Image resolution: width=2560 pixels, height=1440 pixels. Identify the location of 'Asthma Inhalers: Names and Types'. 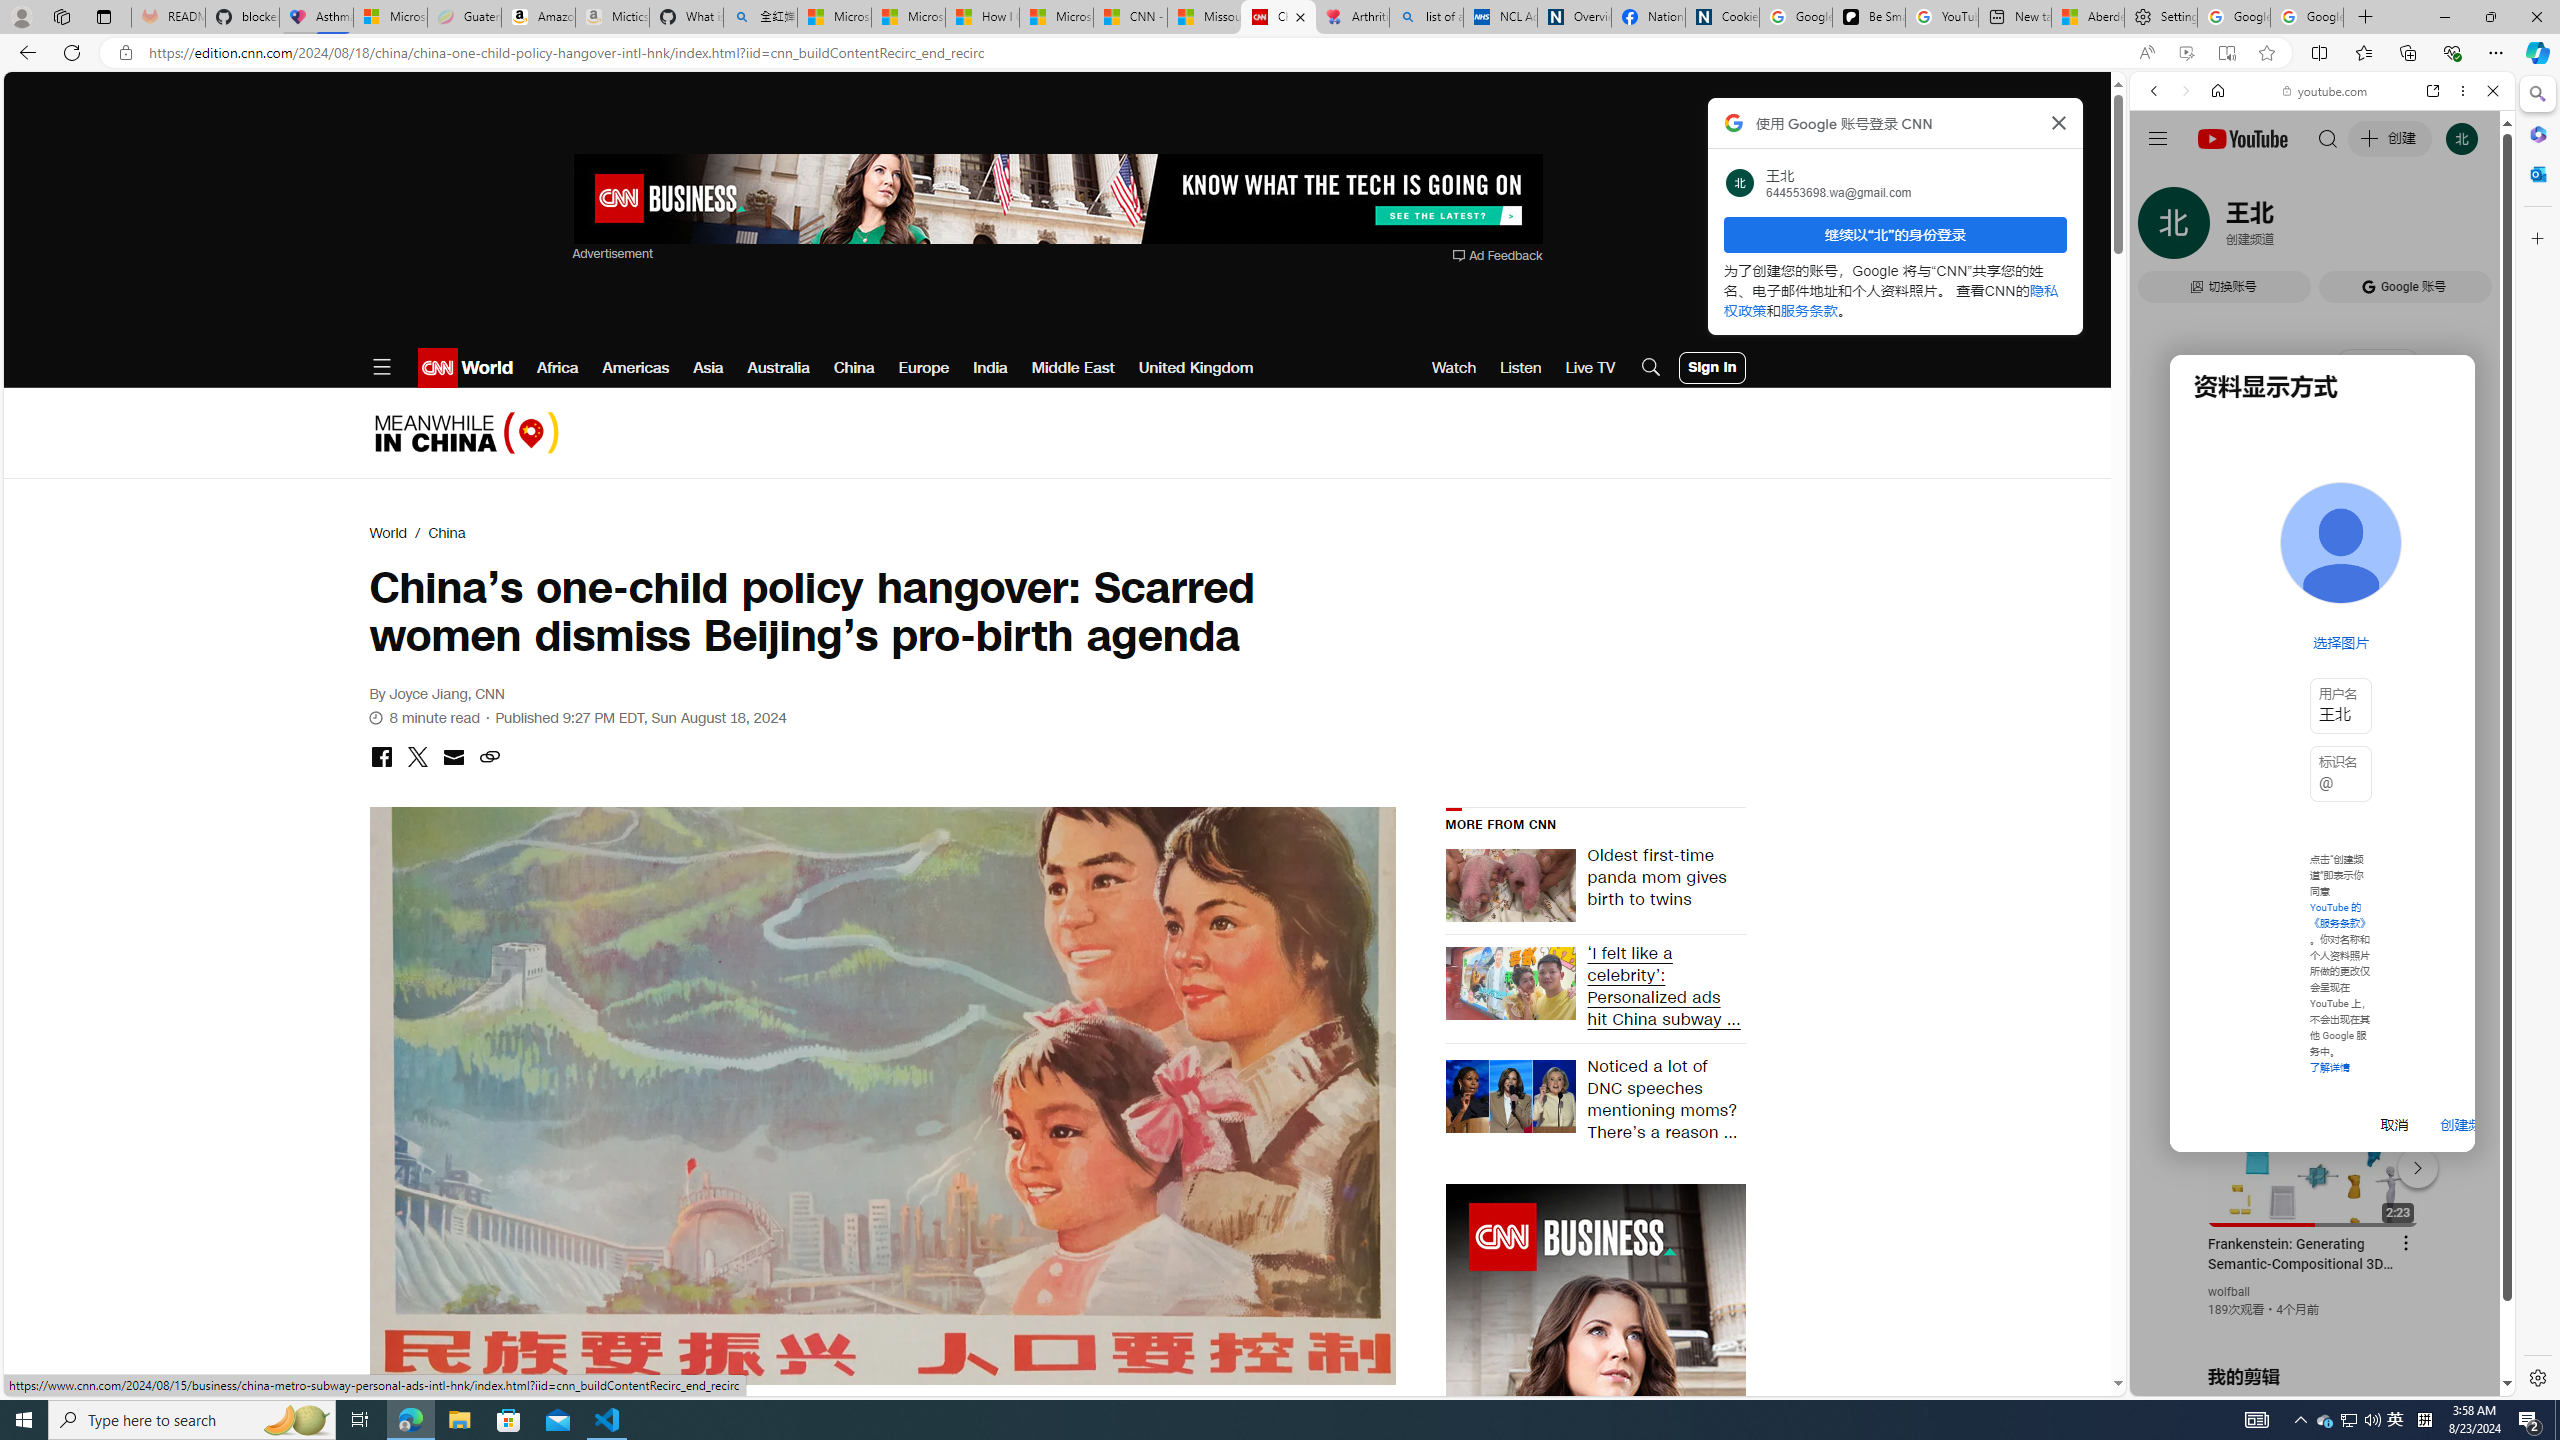
(315, 16).